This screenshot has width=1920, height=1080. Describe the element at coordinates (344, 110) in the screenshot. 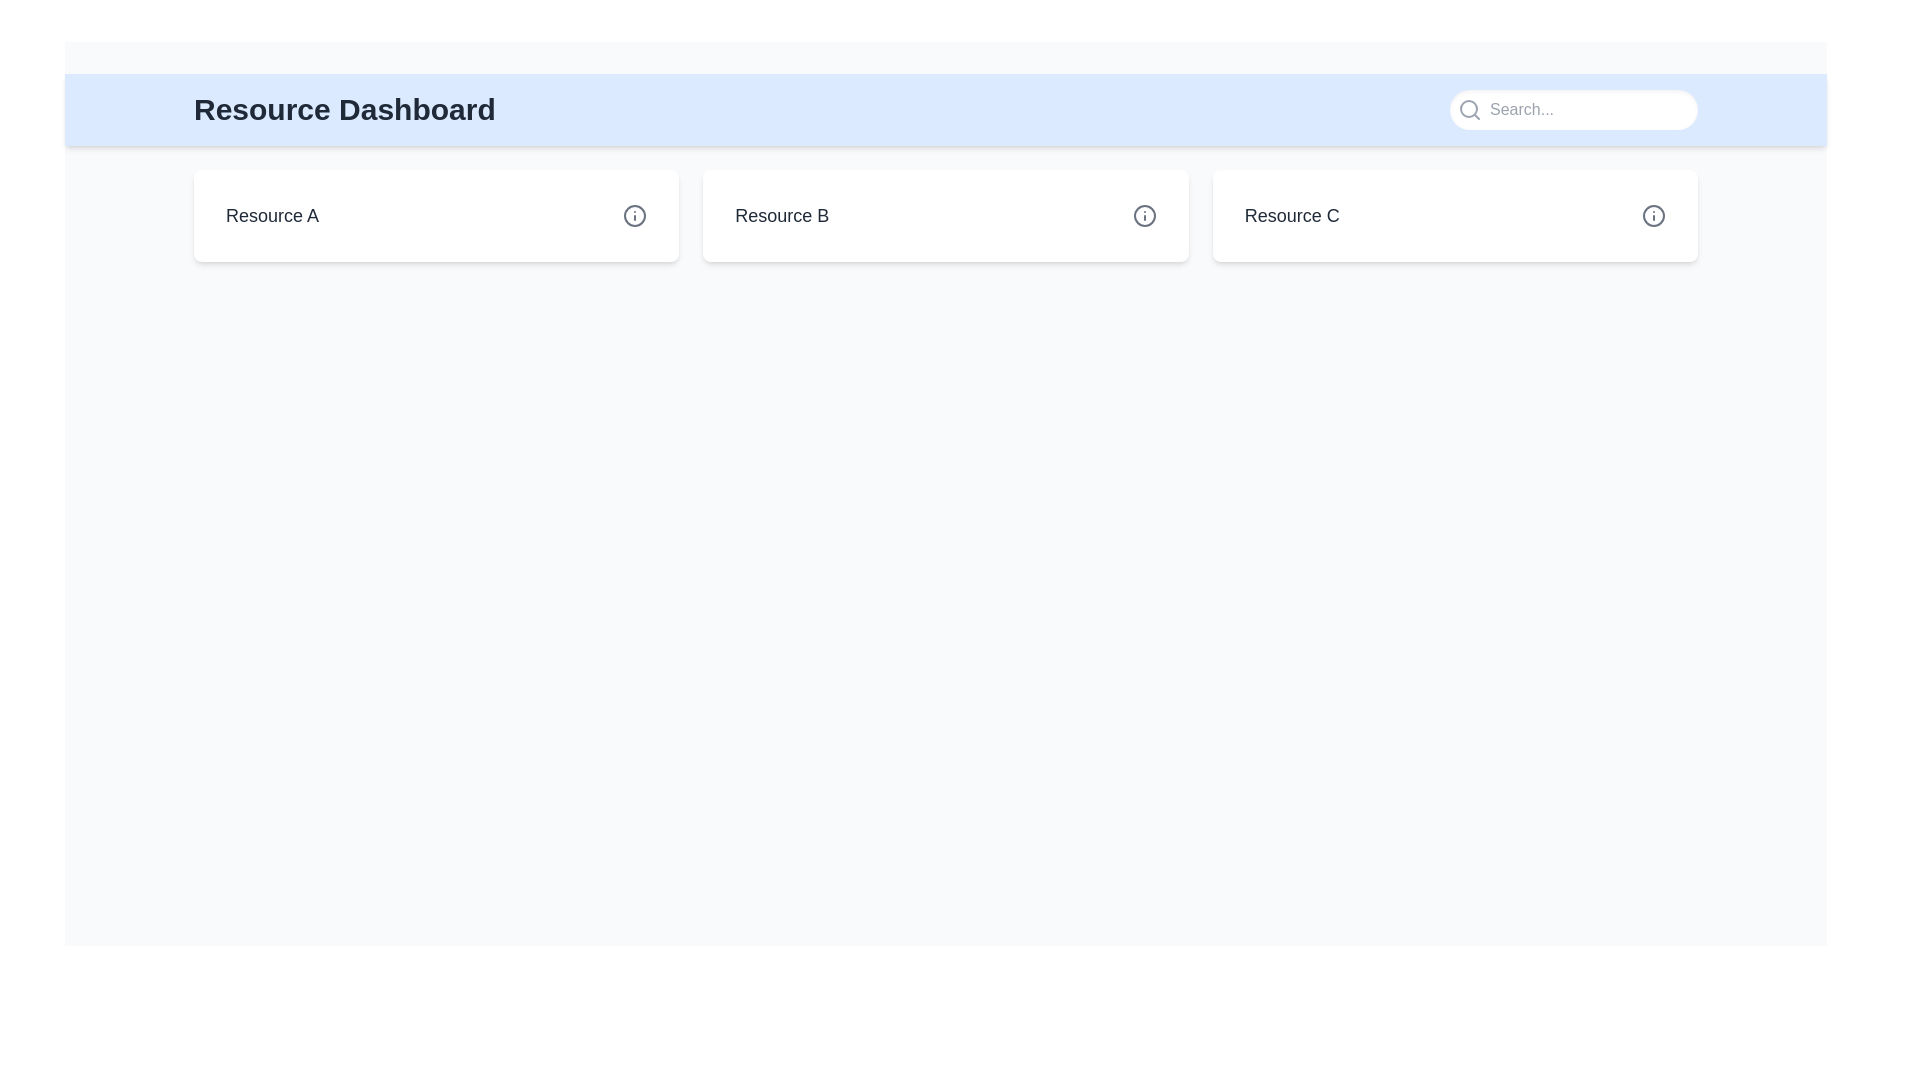

I see `the title text at the top-left corner of the dashboard interface, which indicates the main theme or purpose of the page` at that location.